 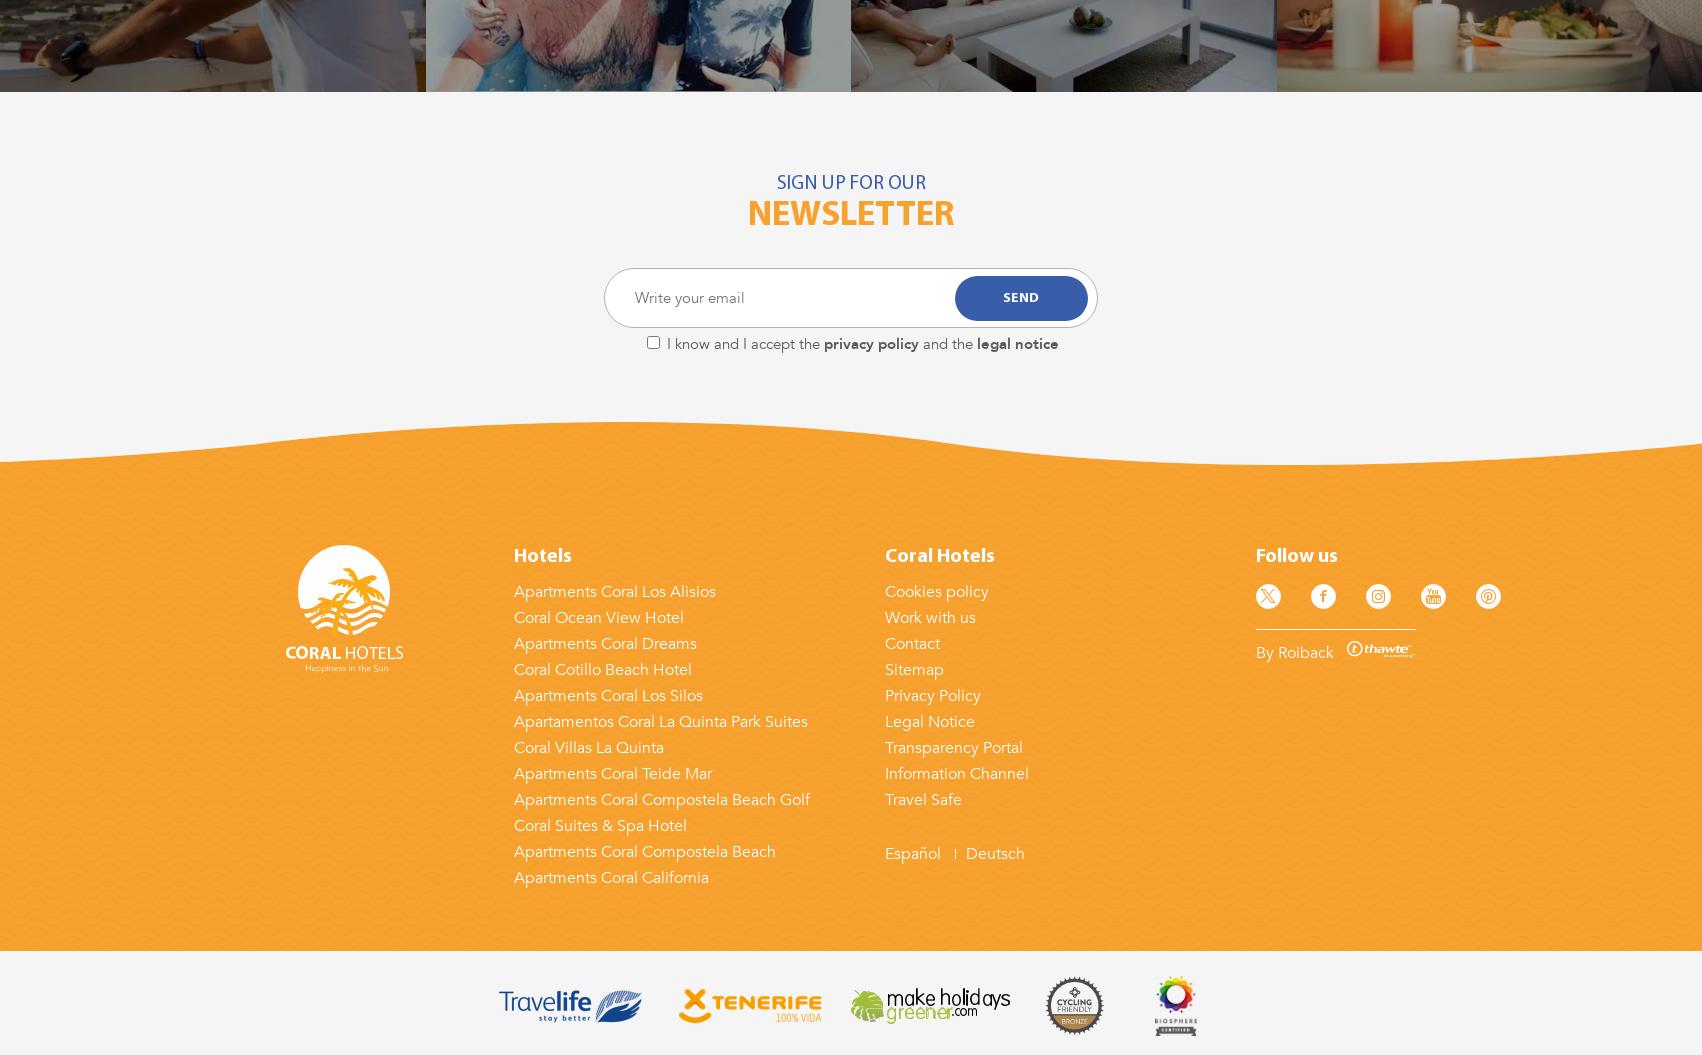 I want to click on 'I know and I accept the', so click(x=742, y=343).